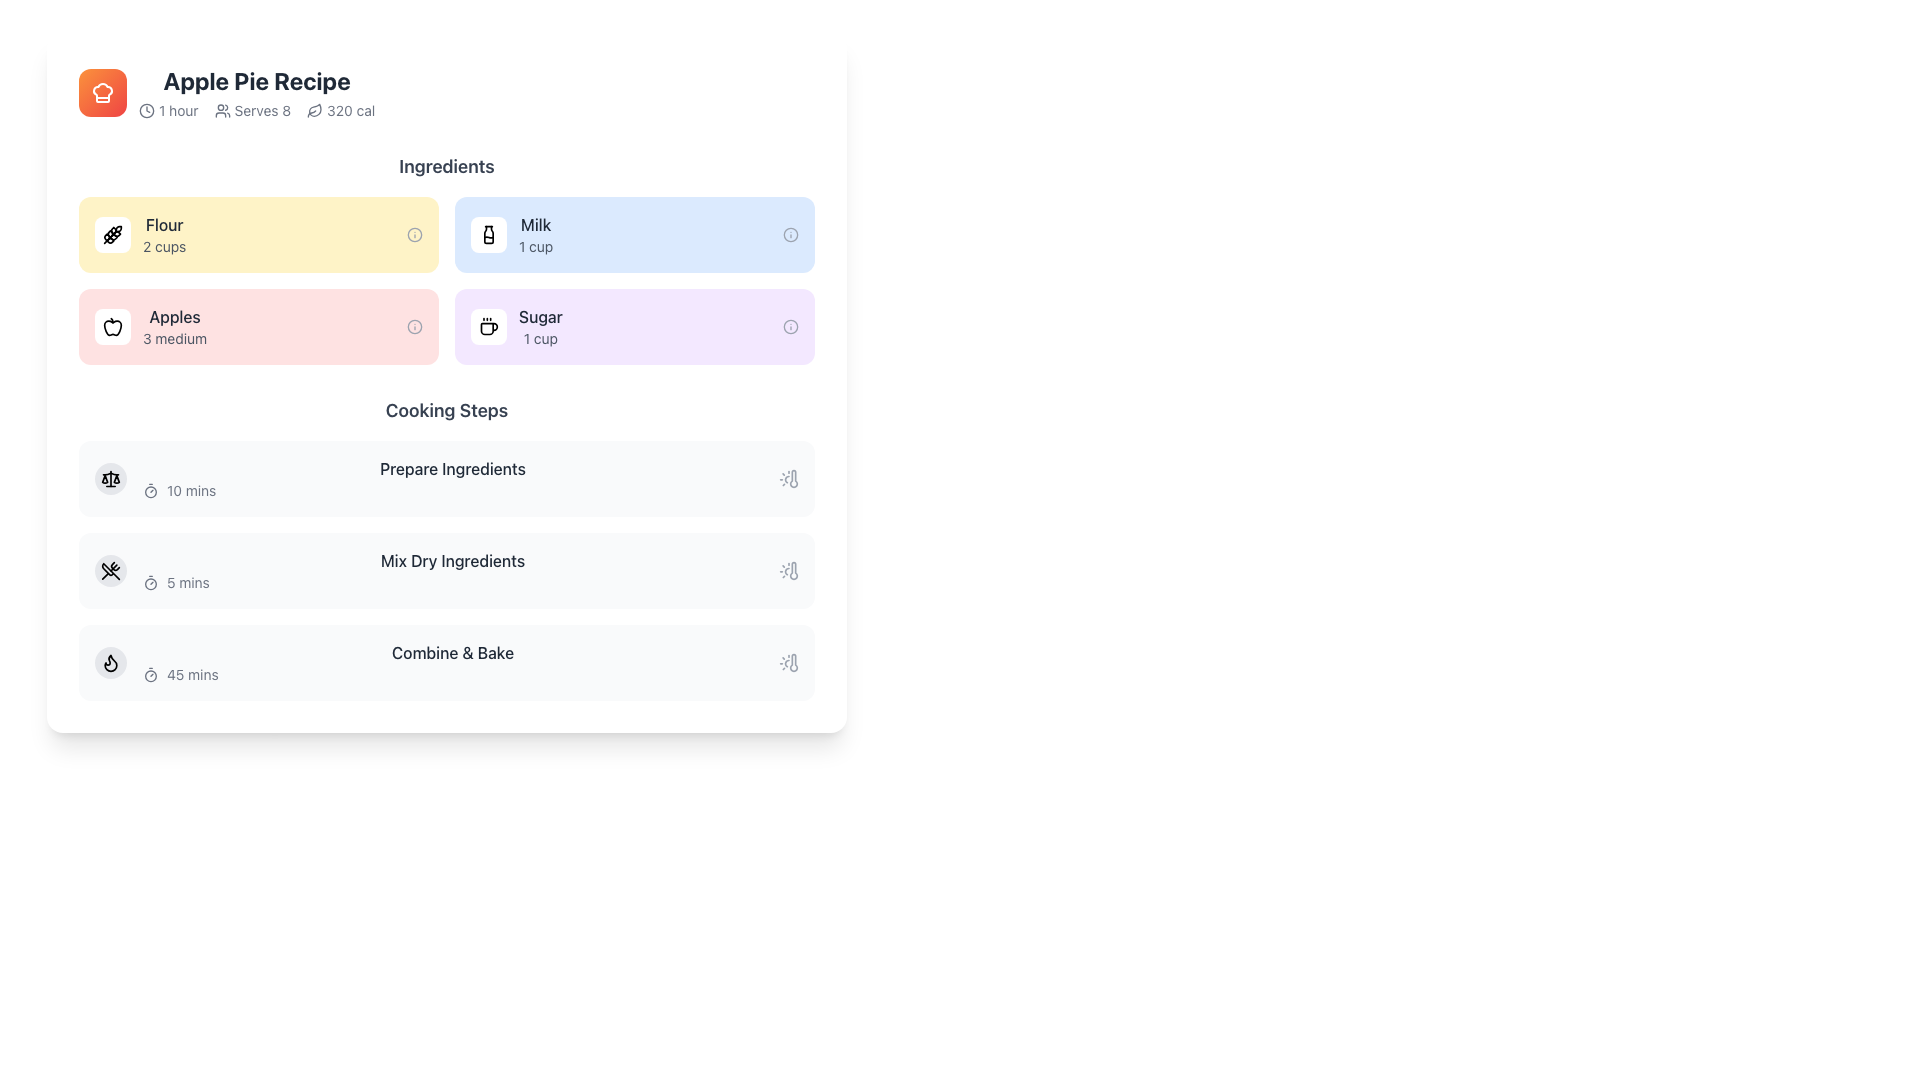 The height and width of the screenshot is (1080, 1920). What do you see at coordinates (109, 663) in the screenshot?
I see `the decorative and identifying icon associated with the 'Combine & Bake' cooking step` at bounding box center [109, 663].